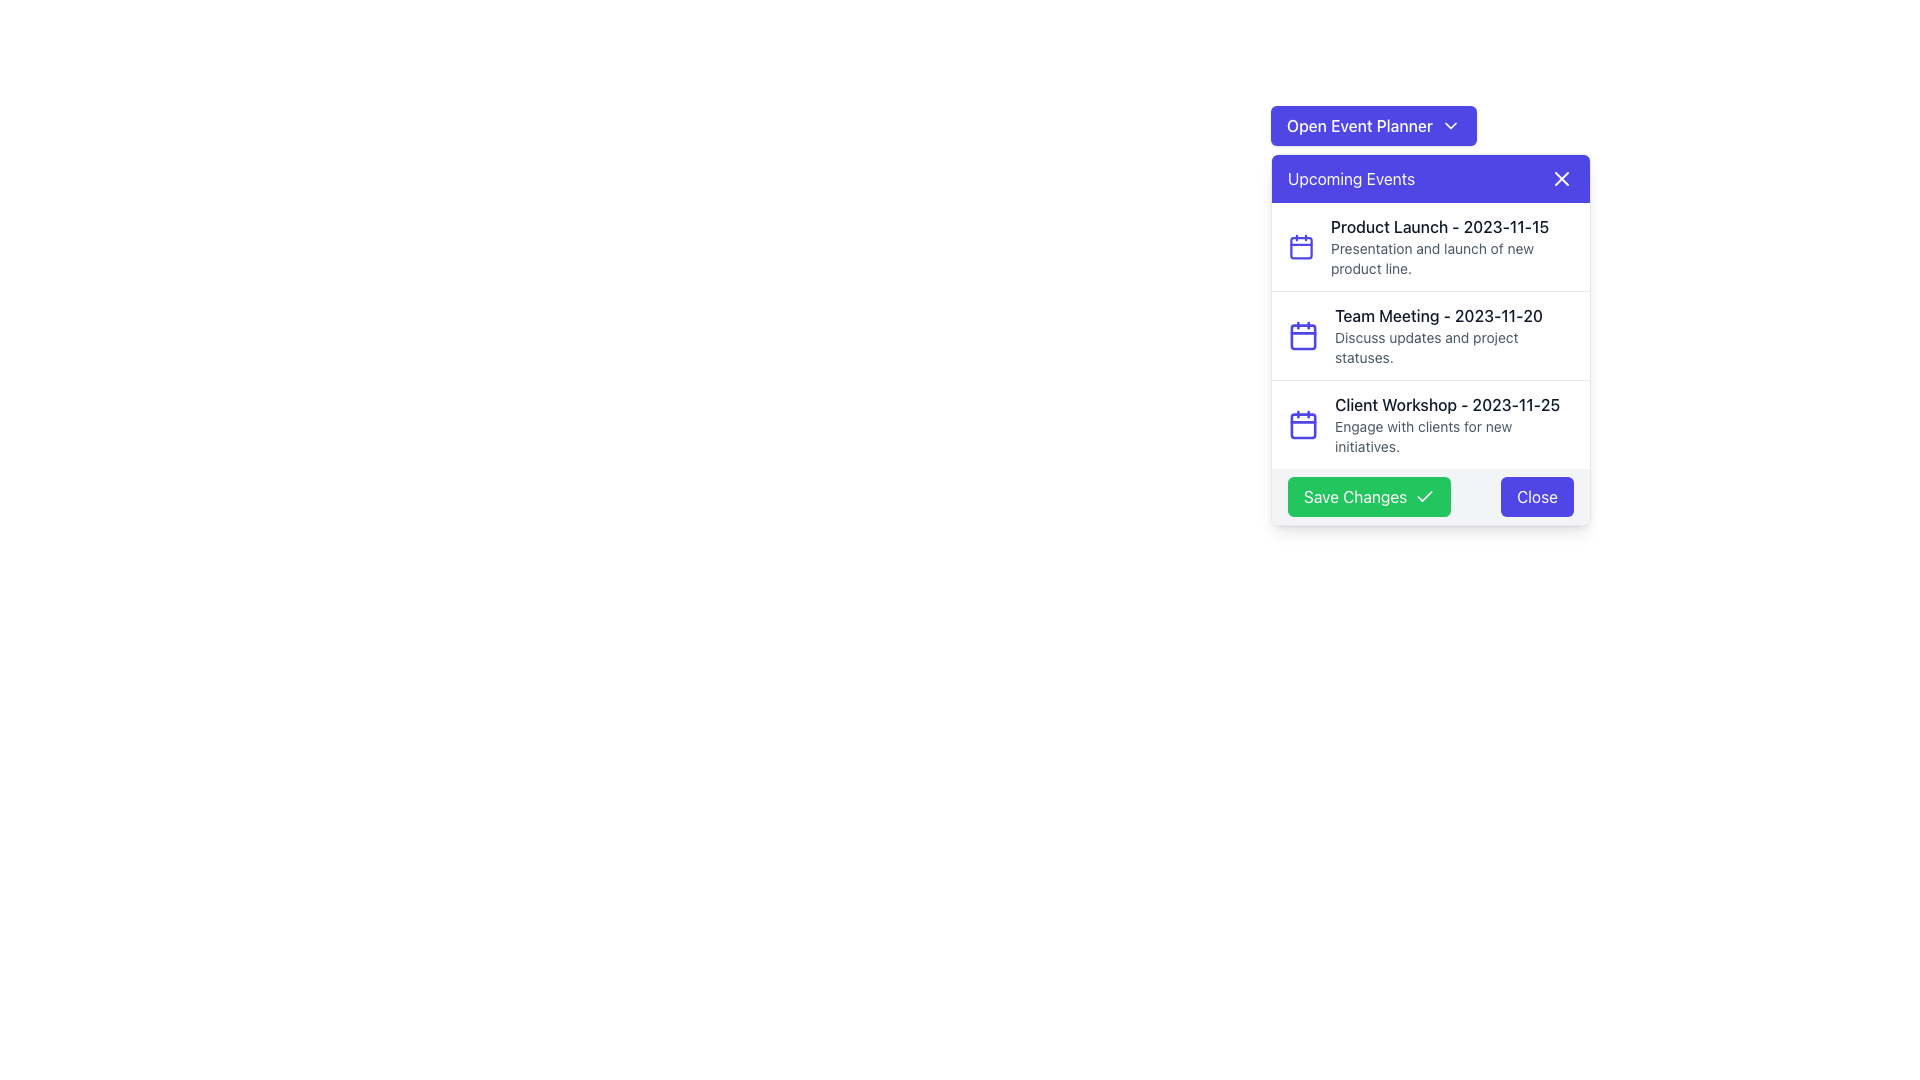 This screenshot has height=1080, width=1920. What do you see at coordinates (1351, 177) in the screenshot?
I see `the Text Label that serves as a title or header within the blue header bar at the top of the pop-up interface` at bounding box center [1351, 177].